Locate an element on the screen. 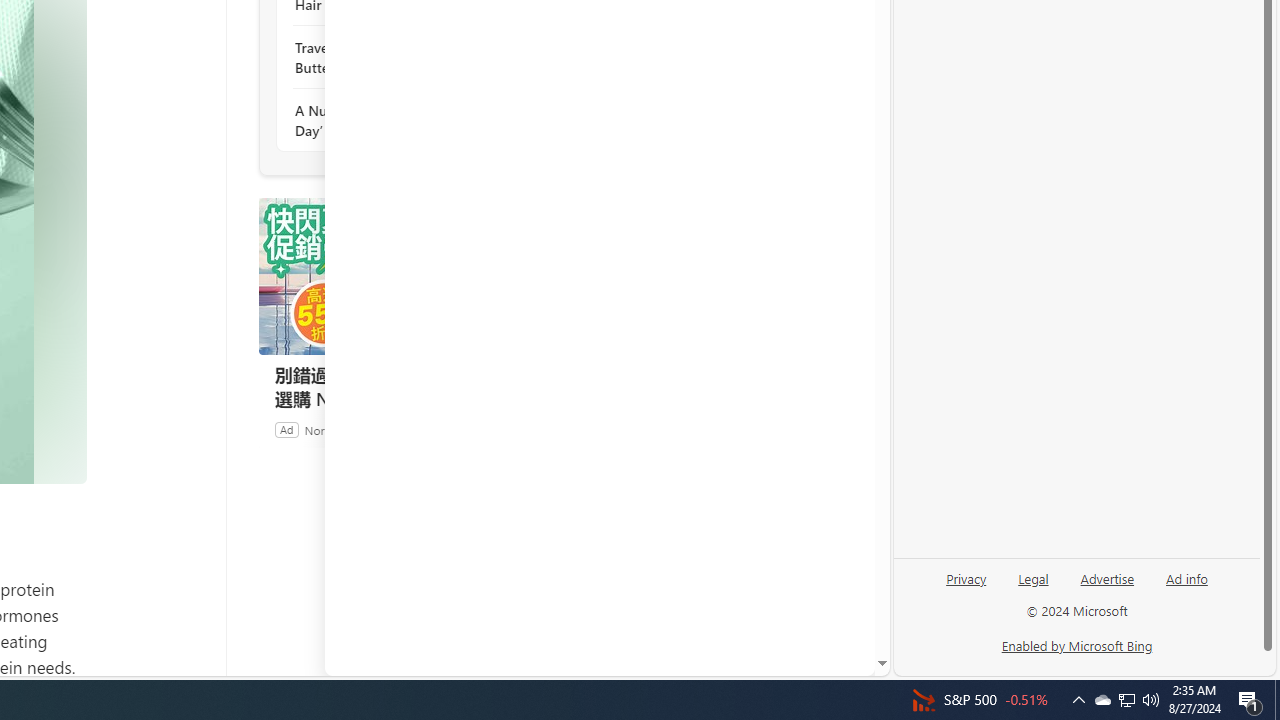 The image size is (1280, 720). 'Legal' is located at coordinates (1033, 585).